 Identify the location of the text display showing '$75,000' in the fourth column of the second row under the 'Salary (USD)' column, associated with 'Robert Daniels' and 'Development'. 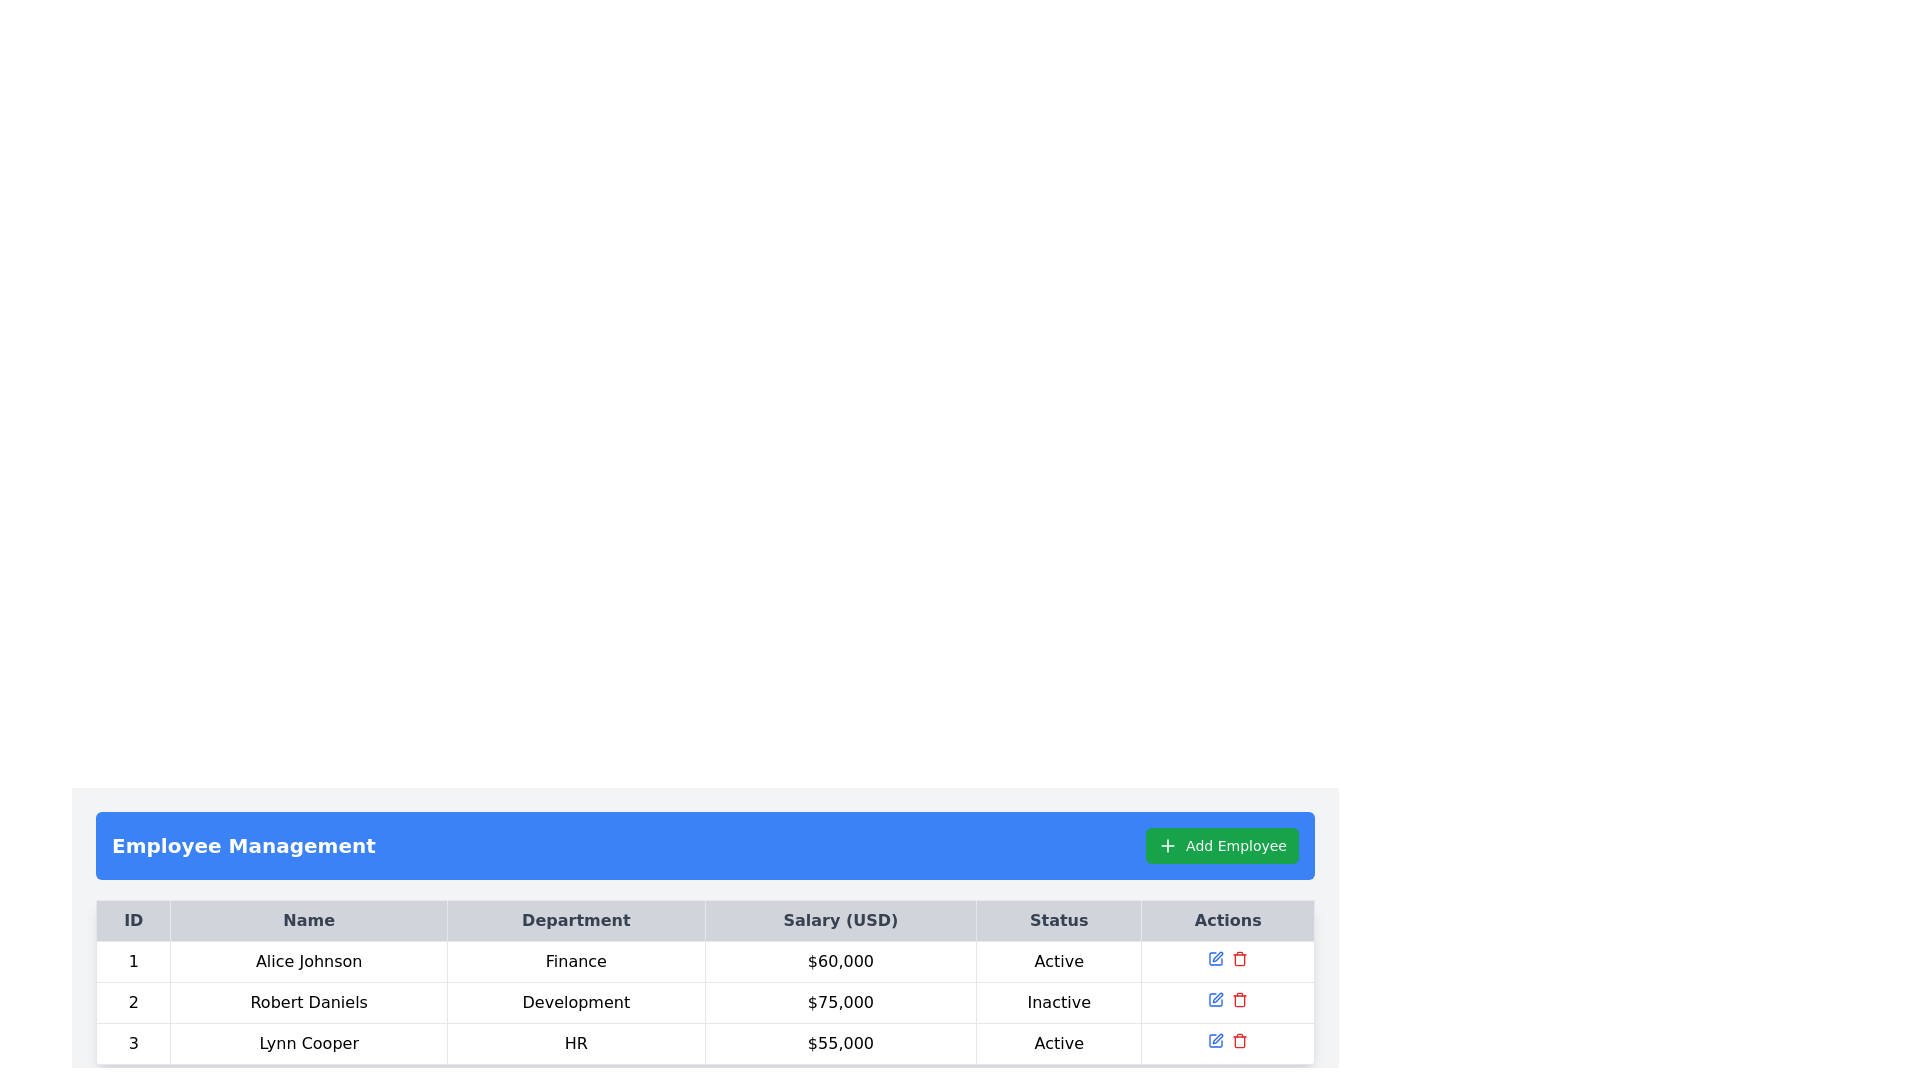
(840, 1002).